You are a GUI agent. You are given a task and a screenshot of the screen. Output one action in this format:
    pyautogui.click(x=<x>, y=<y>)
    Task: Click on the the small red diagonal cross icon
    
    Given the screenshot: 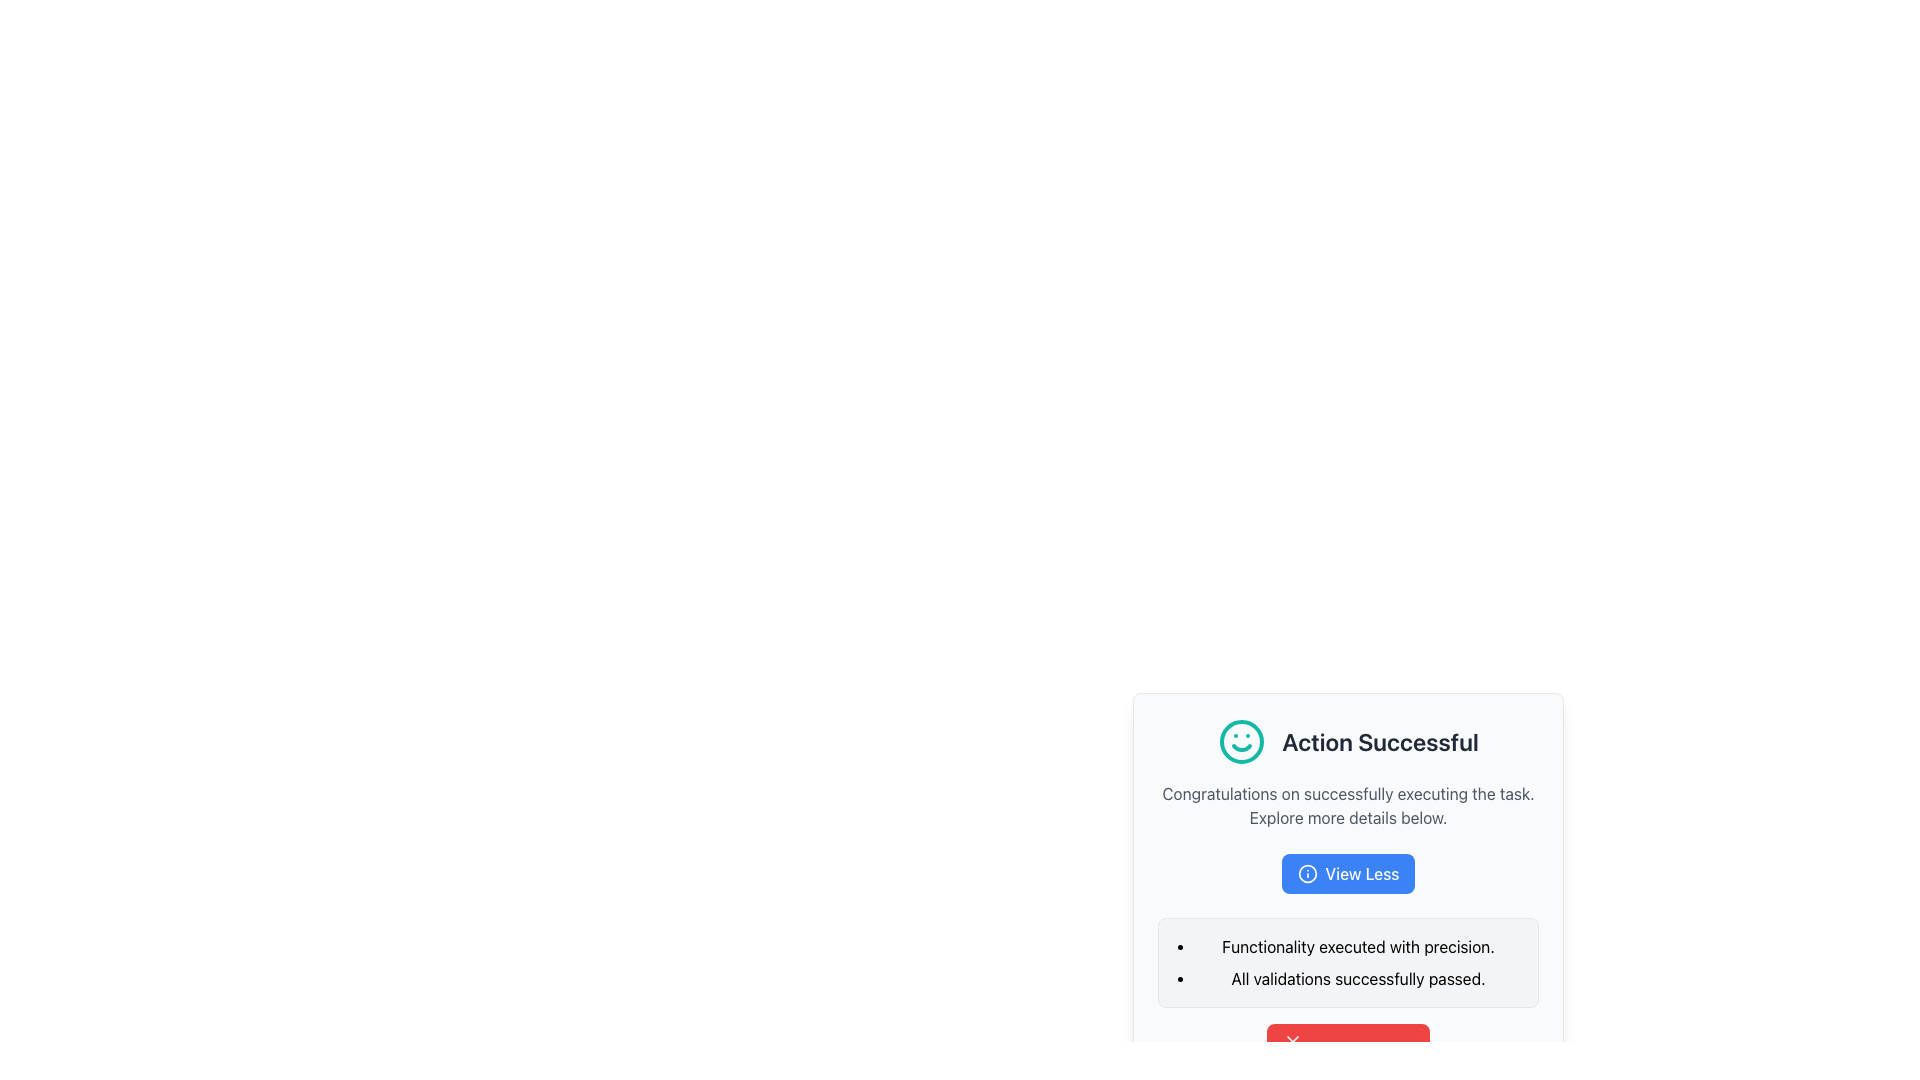 What is the action you would take?
    pyautogui.click(x=1292, y=1040)
    